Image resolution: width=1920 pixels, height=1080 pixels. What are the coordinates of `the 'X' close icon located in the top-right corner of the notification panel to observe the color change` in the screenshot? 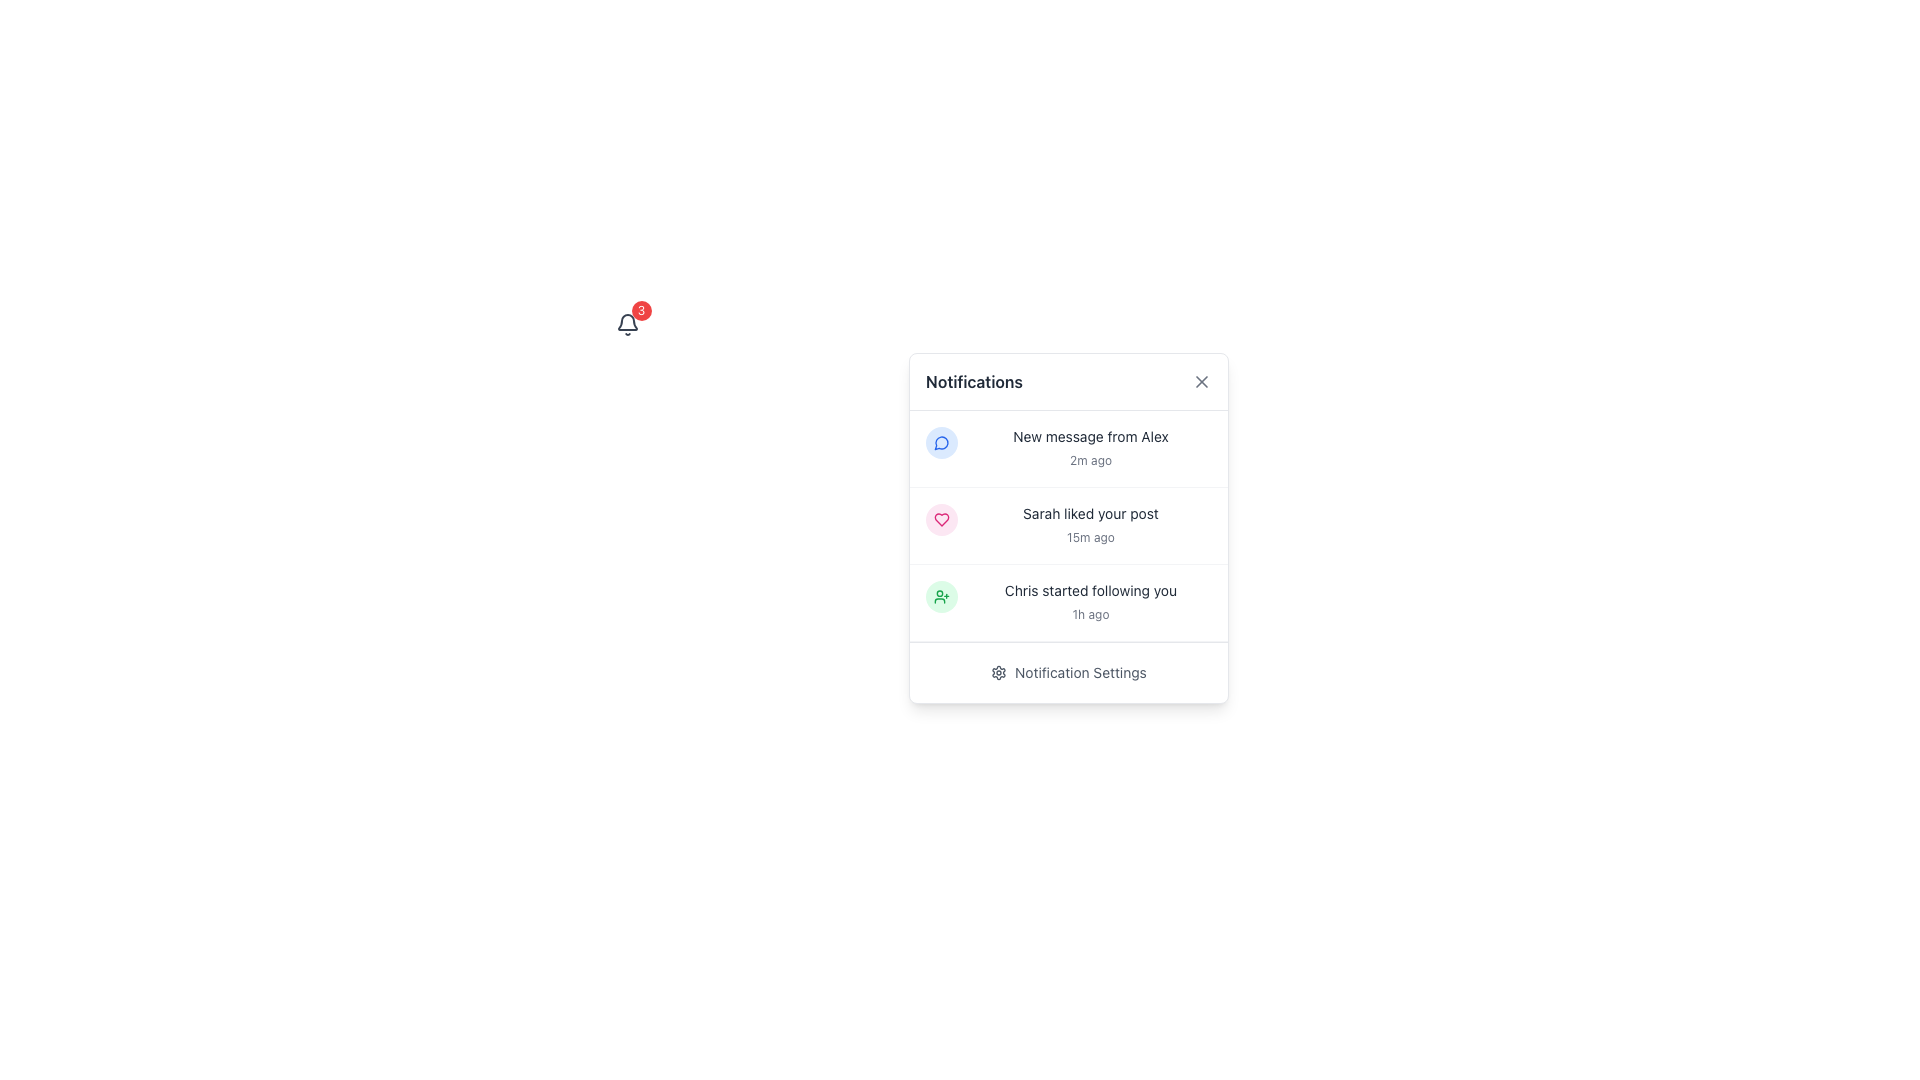 It's located at (1200, 381).